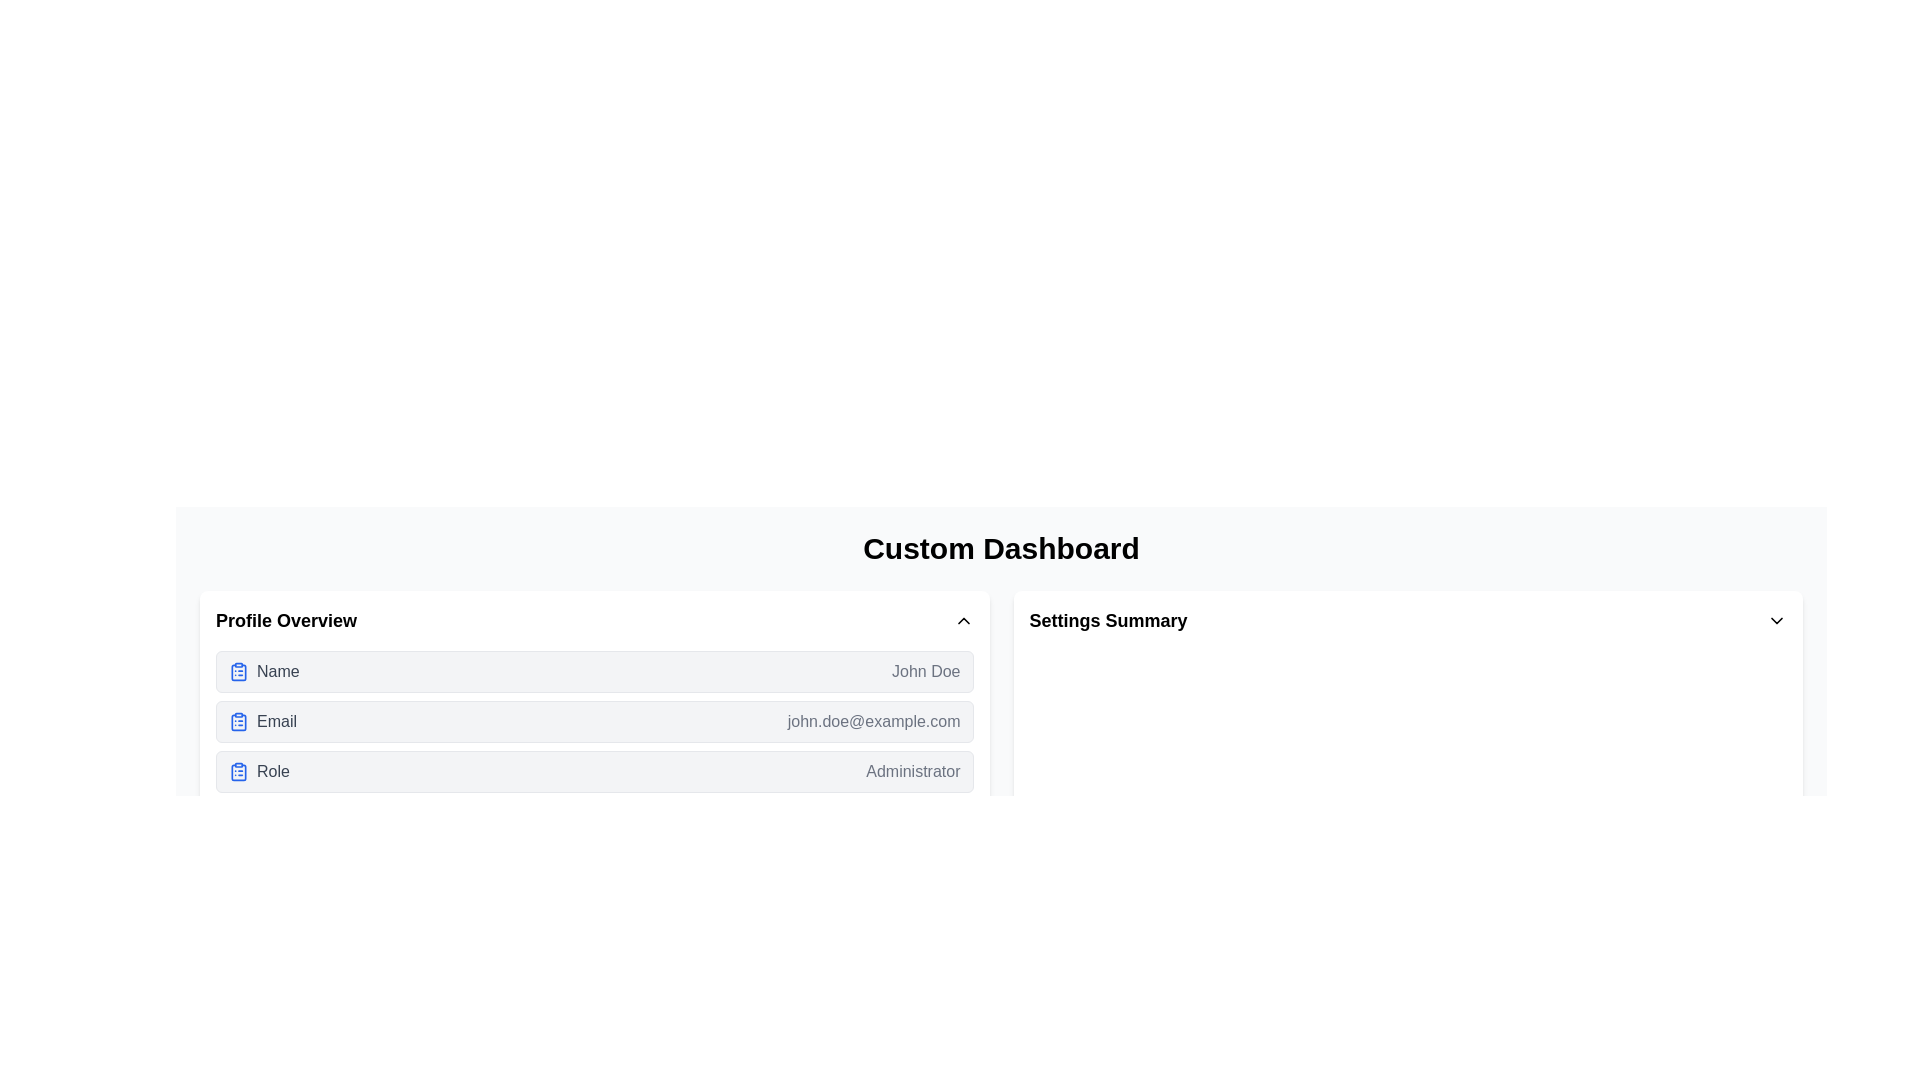 This screenshot has height=1080, width=1920. I want to click on the icon that indicates the type or category of information presented near the 'Role' text in the third row of the 'Profile Overview' section, so click(239, 770).